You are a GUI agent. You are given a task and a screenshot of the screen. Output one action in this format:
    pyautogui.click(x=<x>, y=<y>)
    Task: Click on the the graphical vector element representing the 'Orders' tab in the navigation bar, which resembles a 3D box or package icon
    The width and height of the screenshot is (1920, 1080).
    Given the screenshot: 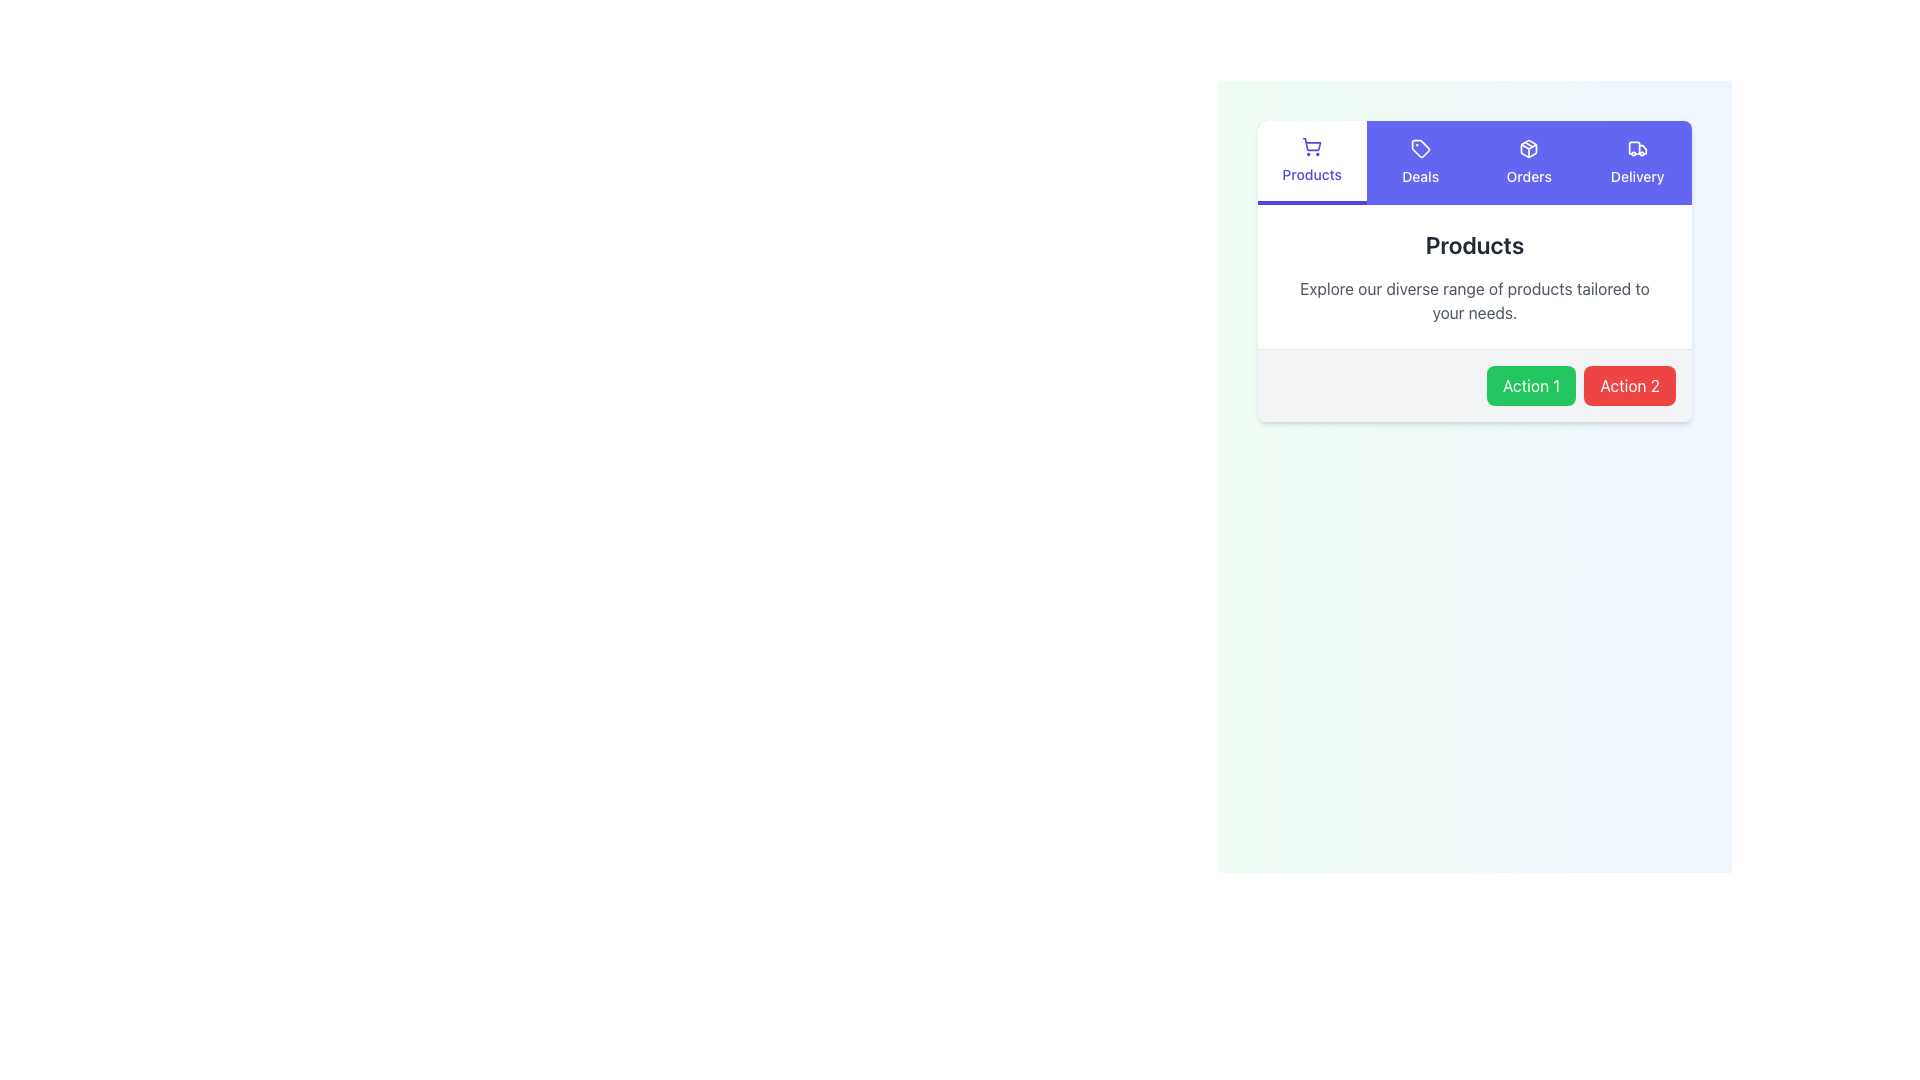 What is the action you would take?
    pyautogui.click(x=1528, y=148)
    